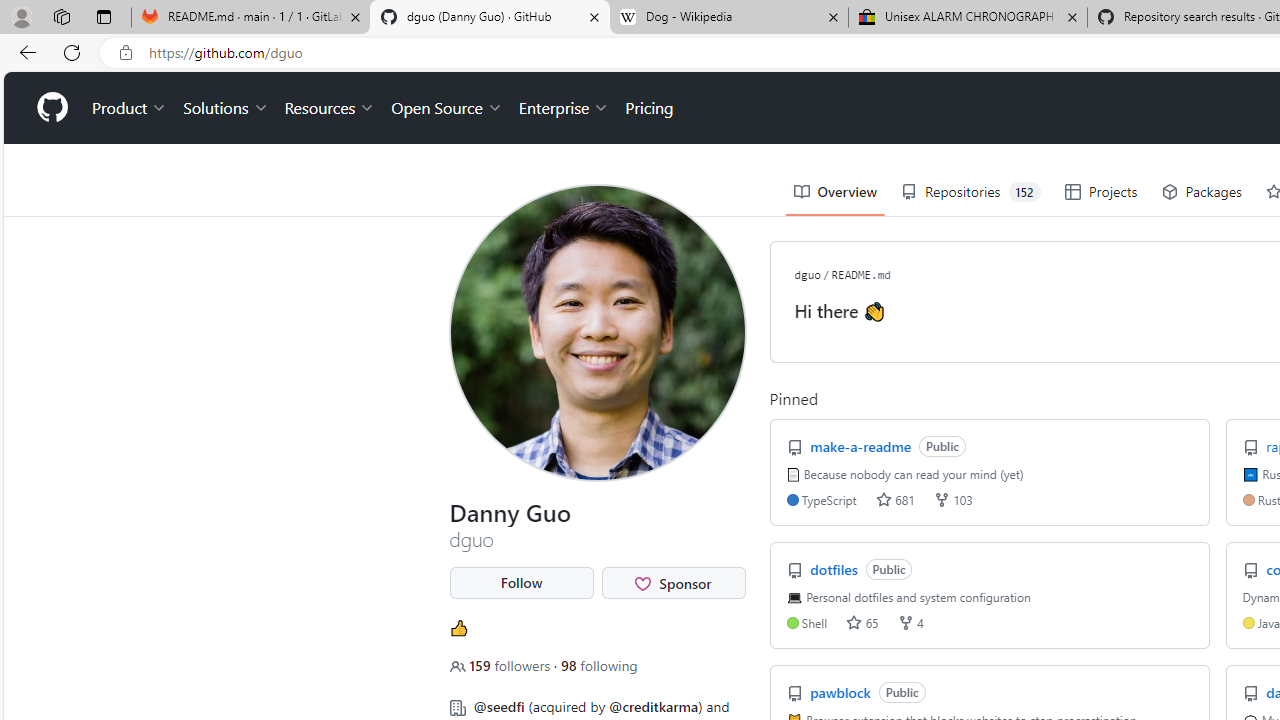 This screenshot has height=720, width=1280. What do you see at coordinates (596, 332) in the screenshot?
I see `'View dguo'` at bounding box center [596, 332].